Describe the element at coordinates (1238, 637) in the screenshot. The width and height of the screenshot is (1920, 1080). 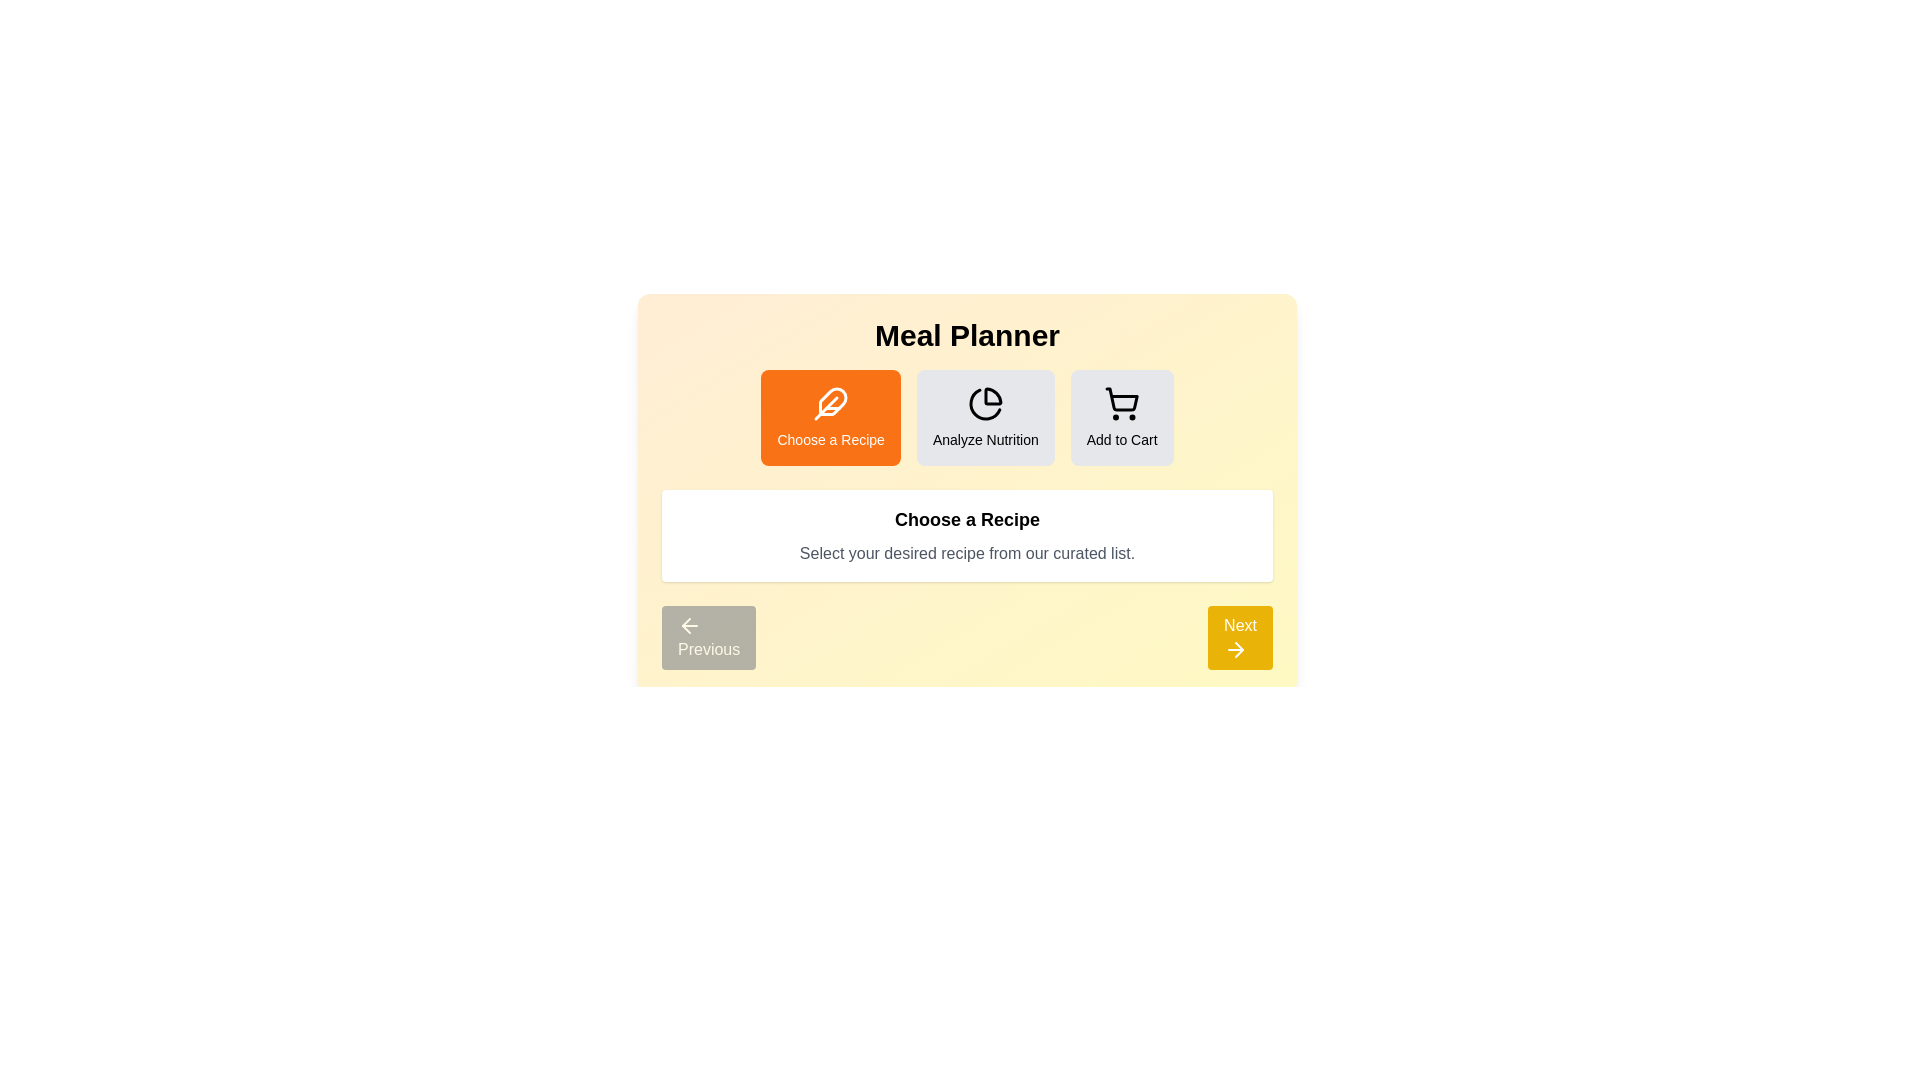
I see `the 'Next' button to navigate to the next step` at that location.